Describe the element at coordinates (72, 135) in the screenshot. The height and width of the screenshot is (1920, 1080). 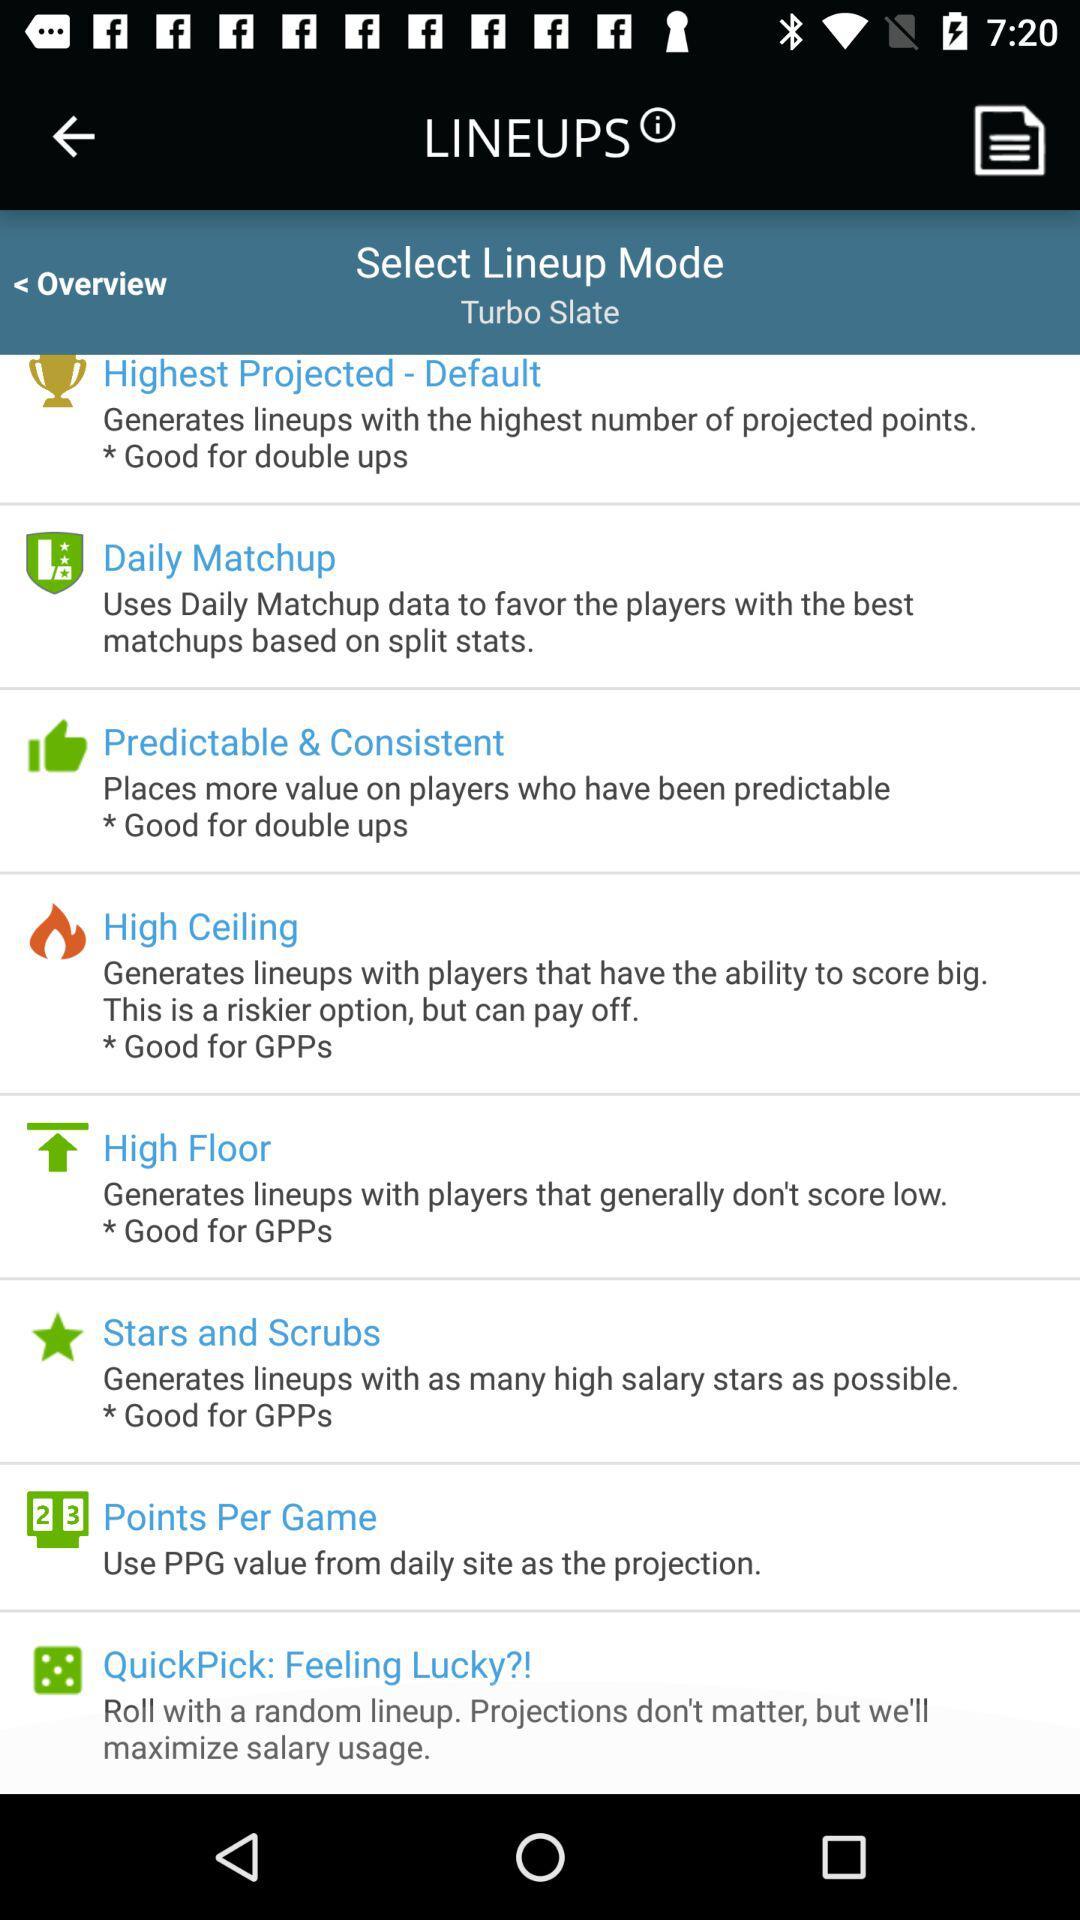
I see `item to the left of the lineups` at that location.